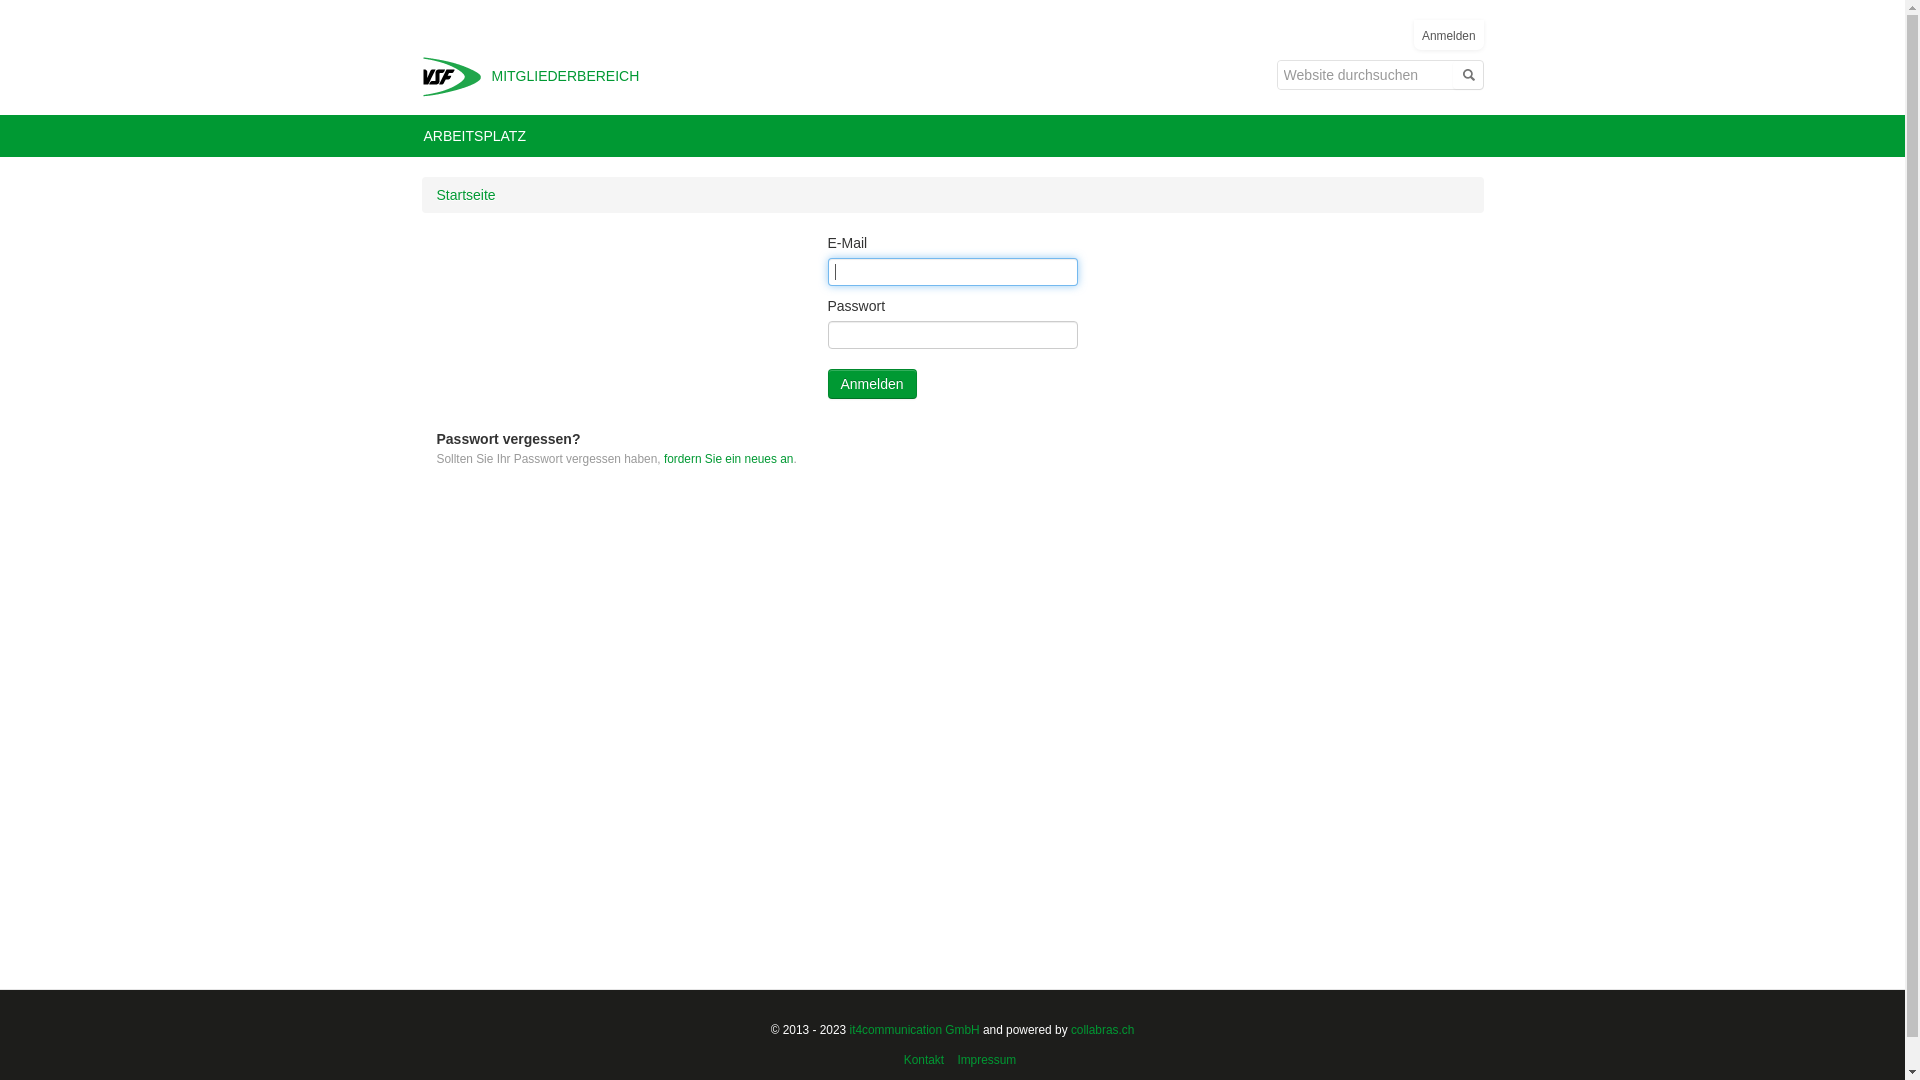 The image size is (1920, 1080). What do you see at coordinates (1467, 73) in the screenshot?
I see `'Suche'` at bounding box center [1467, 73].